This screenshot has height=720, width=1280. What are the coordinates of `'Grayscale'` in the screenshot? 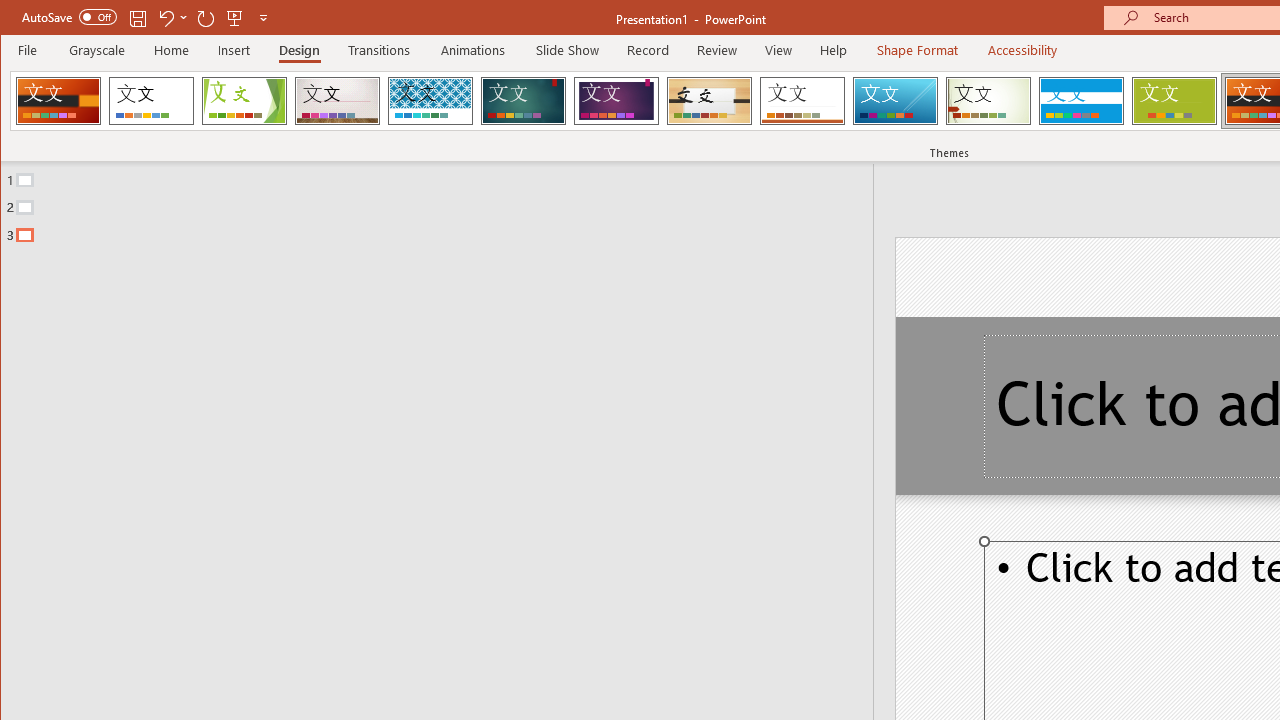 It's located at (96, 49).